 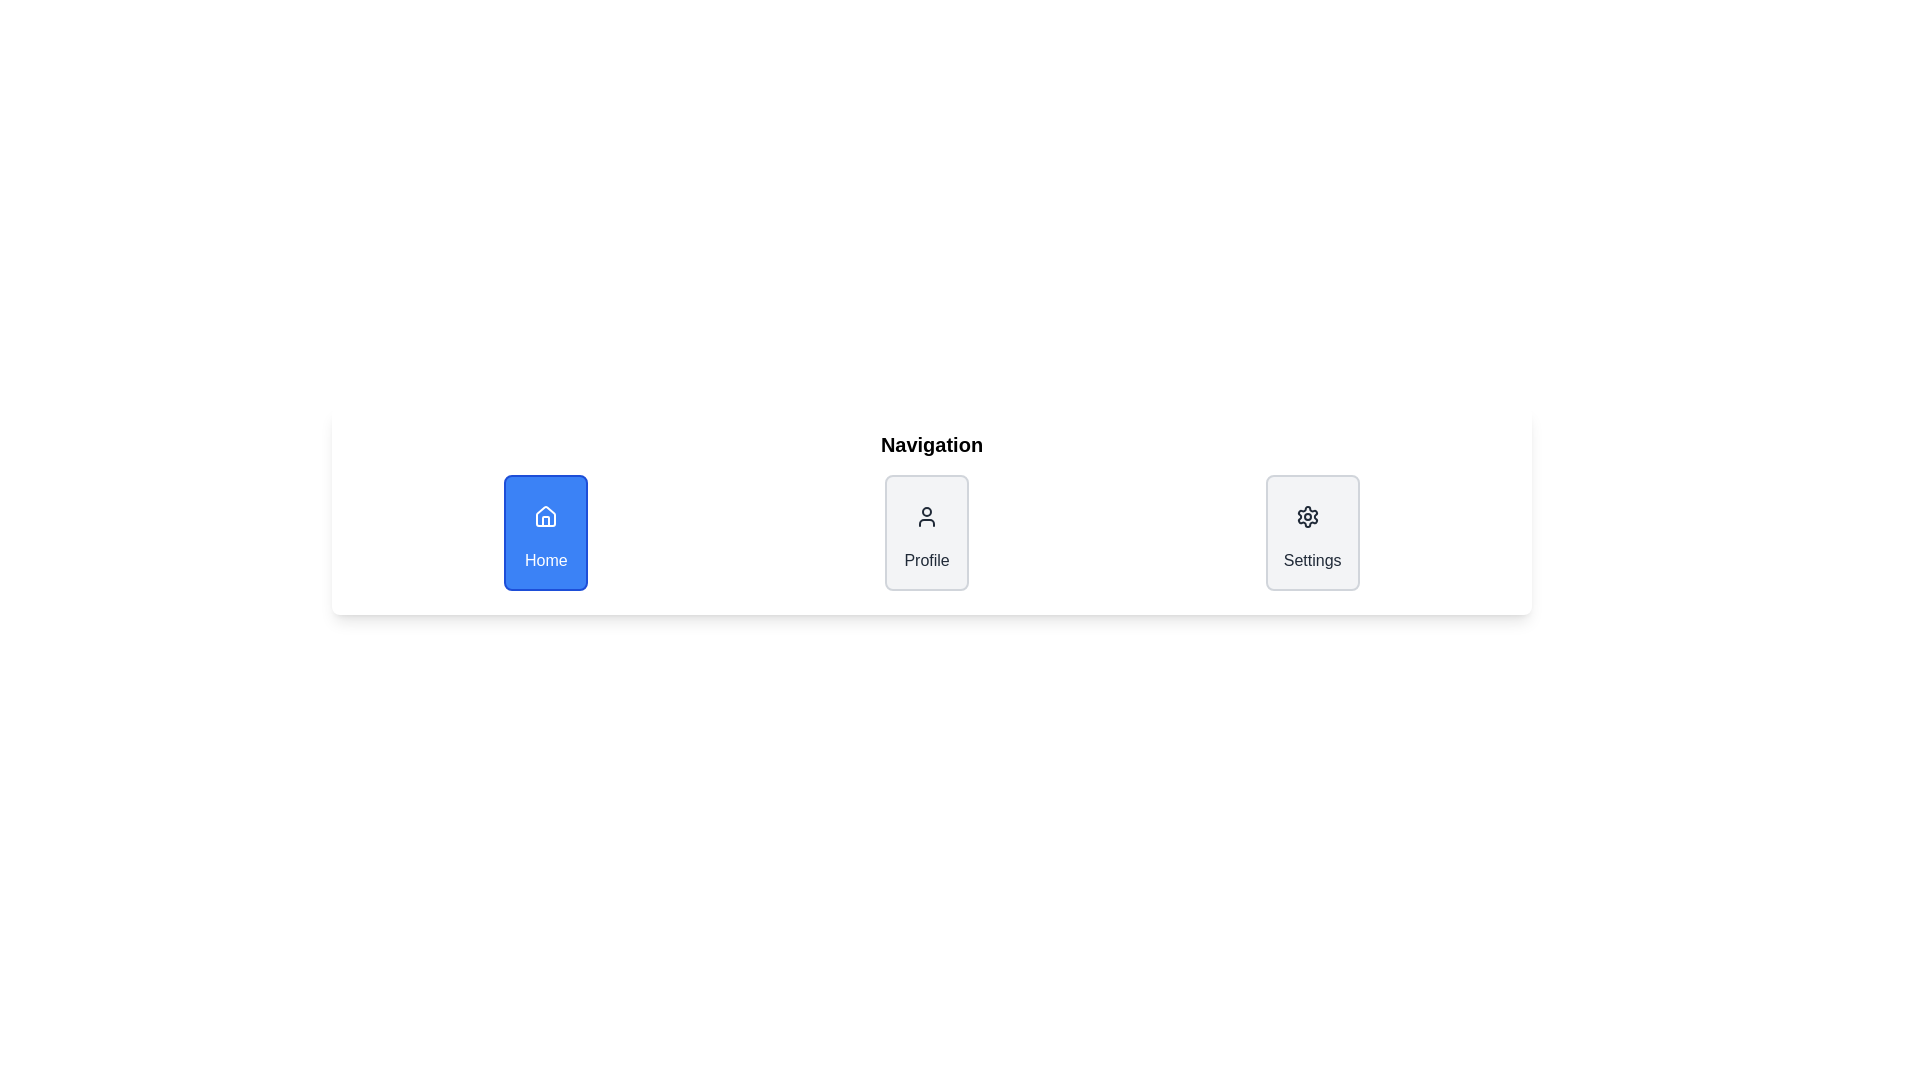 What do you see at coordinates (926, 515) in the screenshot?
I see `the user profile icon located in the middle navigation button under the 'Navigation' heading` at bounding box center [926, 515].